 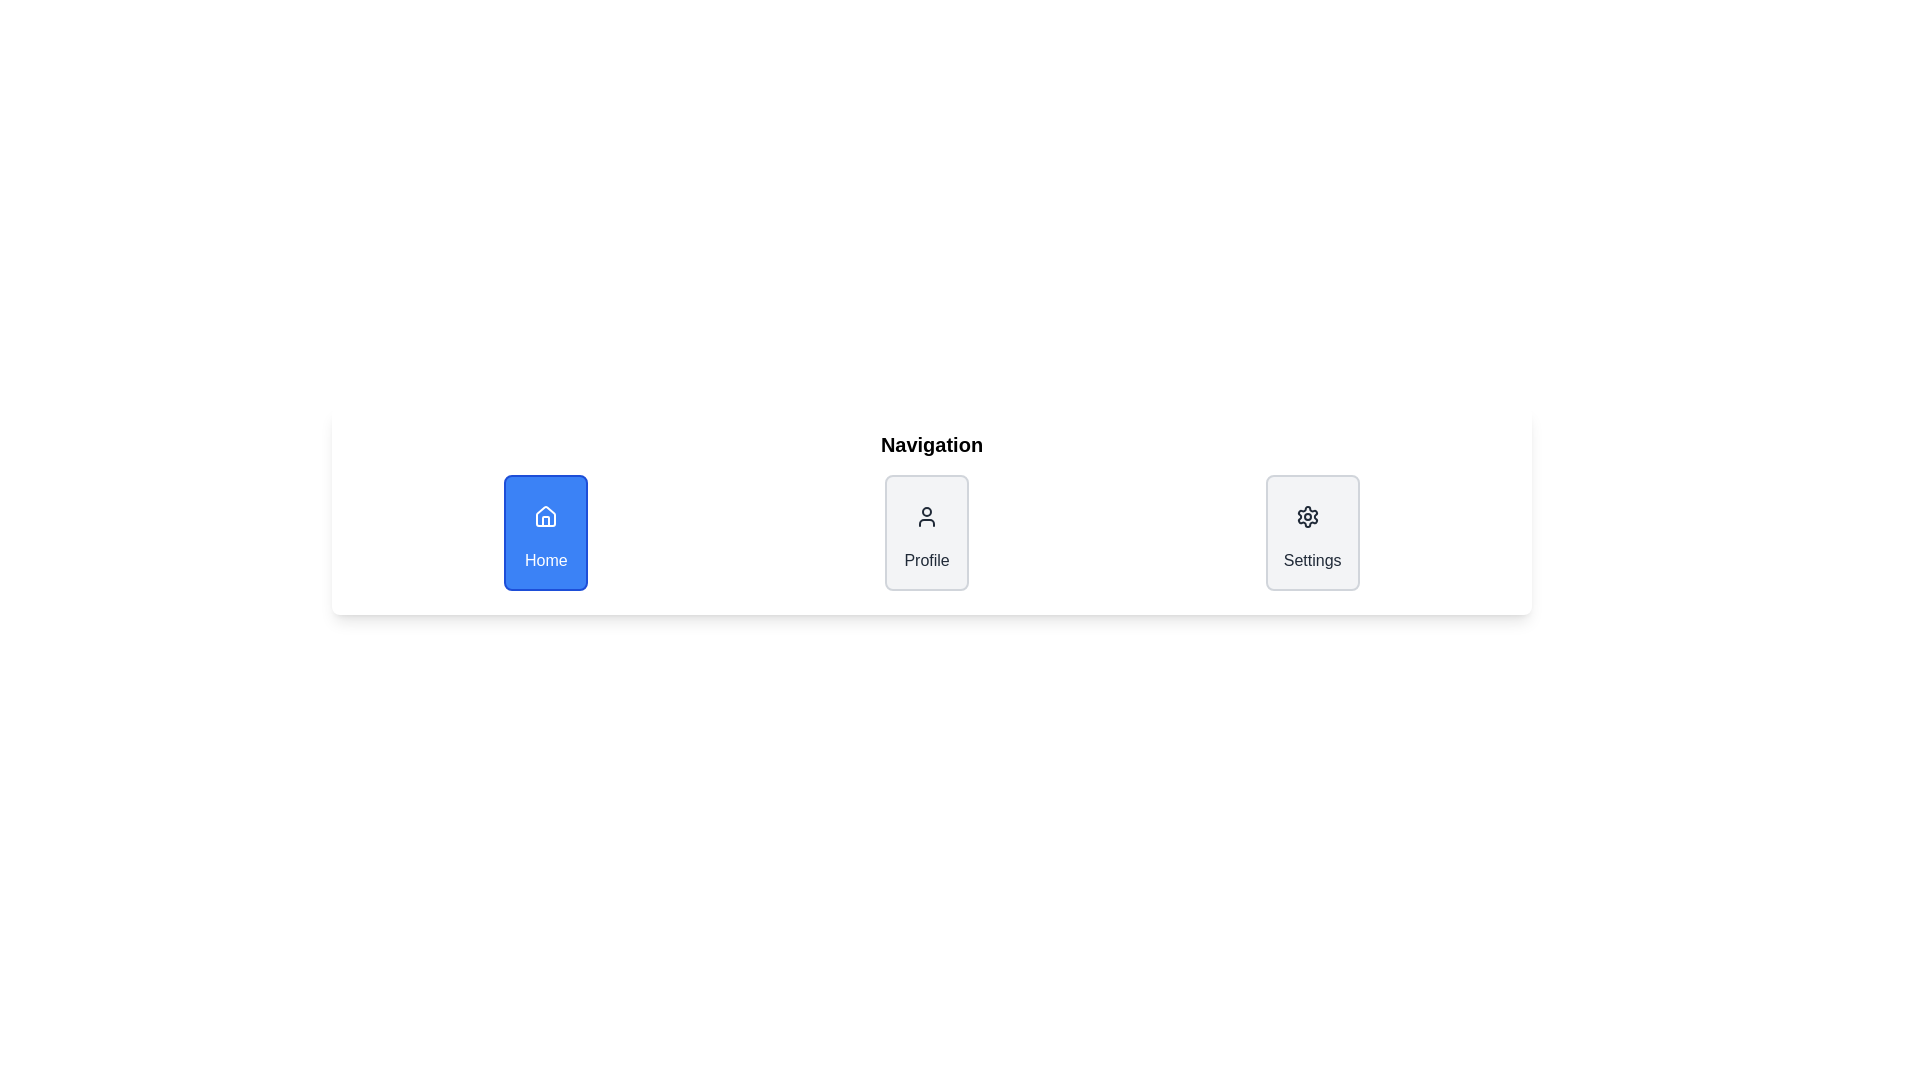 What do you see at coordinates (926, 515) in the screenshot?
I see `the user profile icon located in the middle navigation button under the 'Navigation' heading` at bounding box center [926, 515].